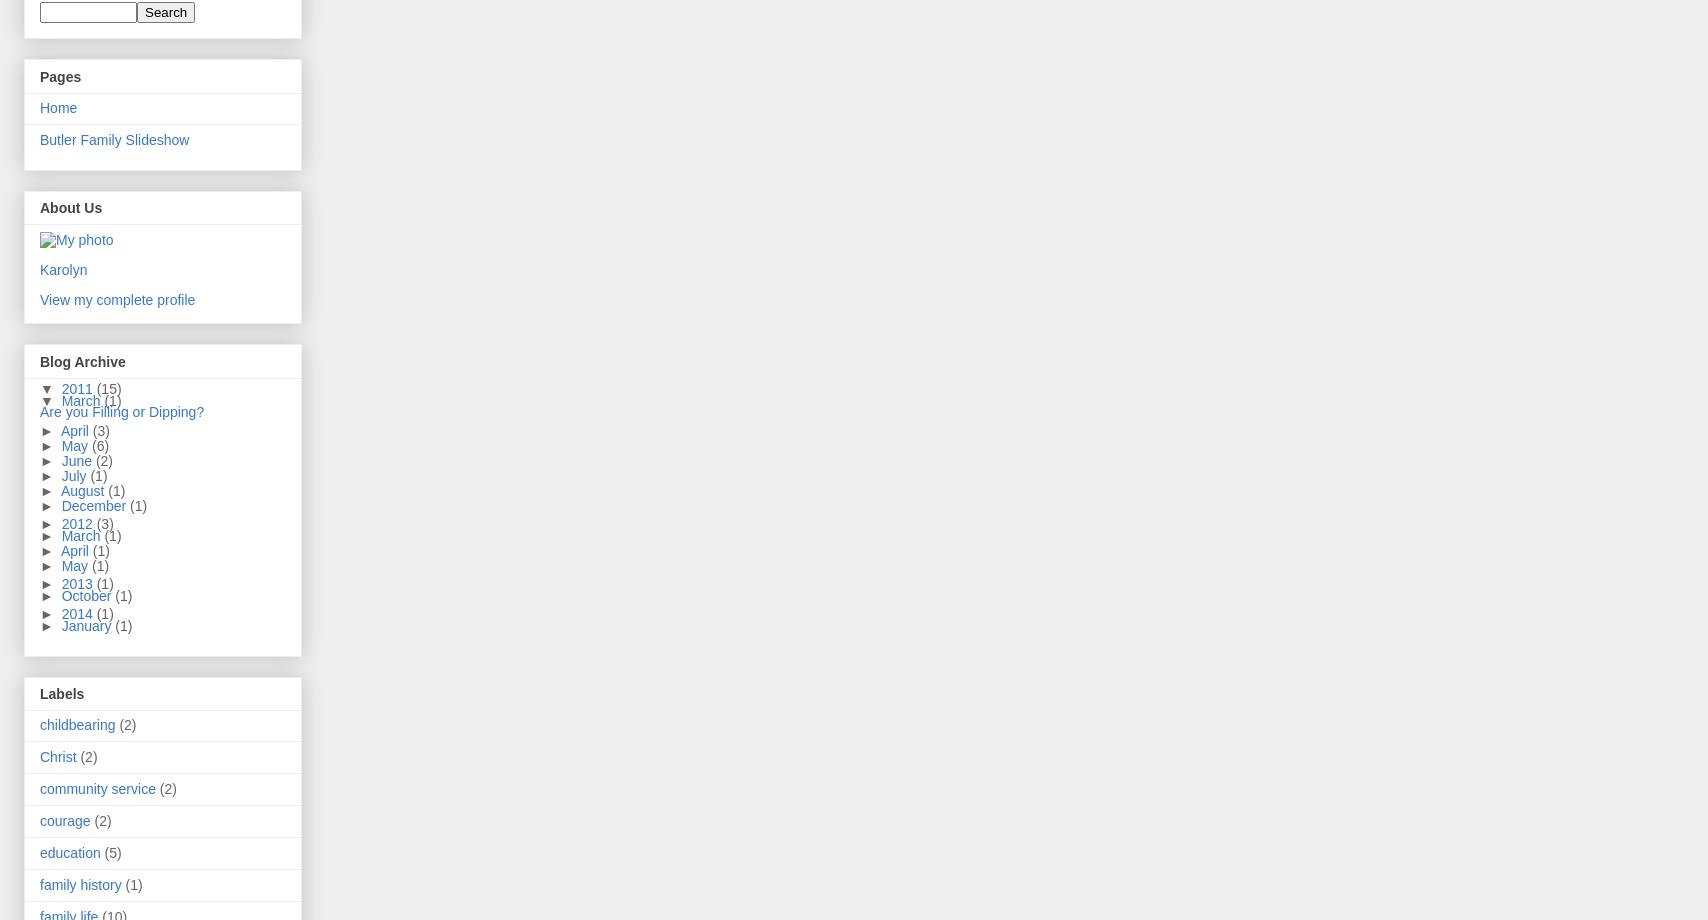 The width and height of the screenshot is (1708, 920). I want to click on 'community service', so click(97, 787).